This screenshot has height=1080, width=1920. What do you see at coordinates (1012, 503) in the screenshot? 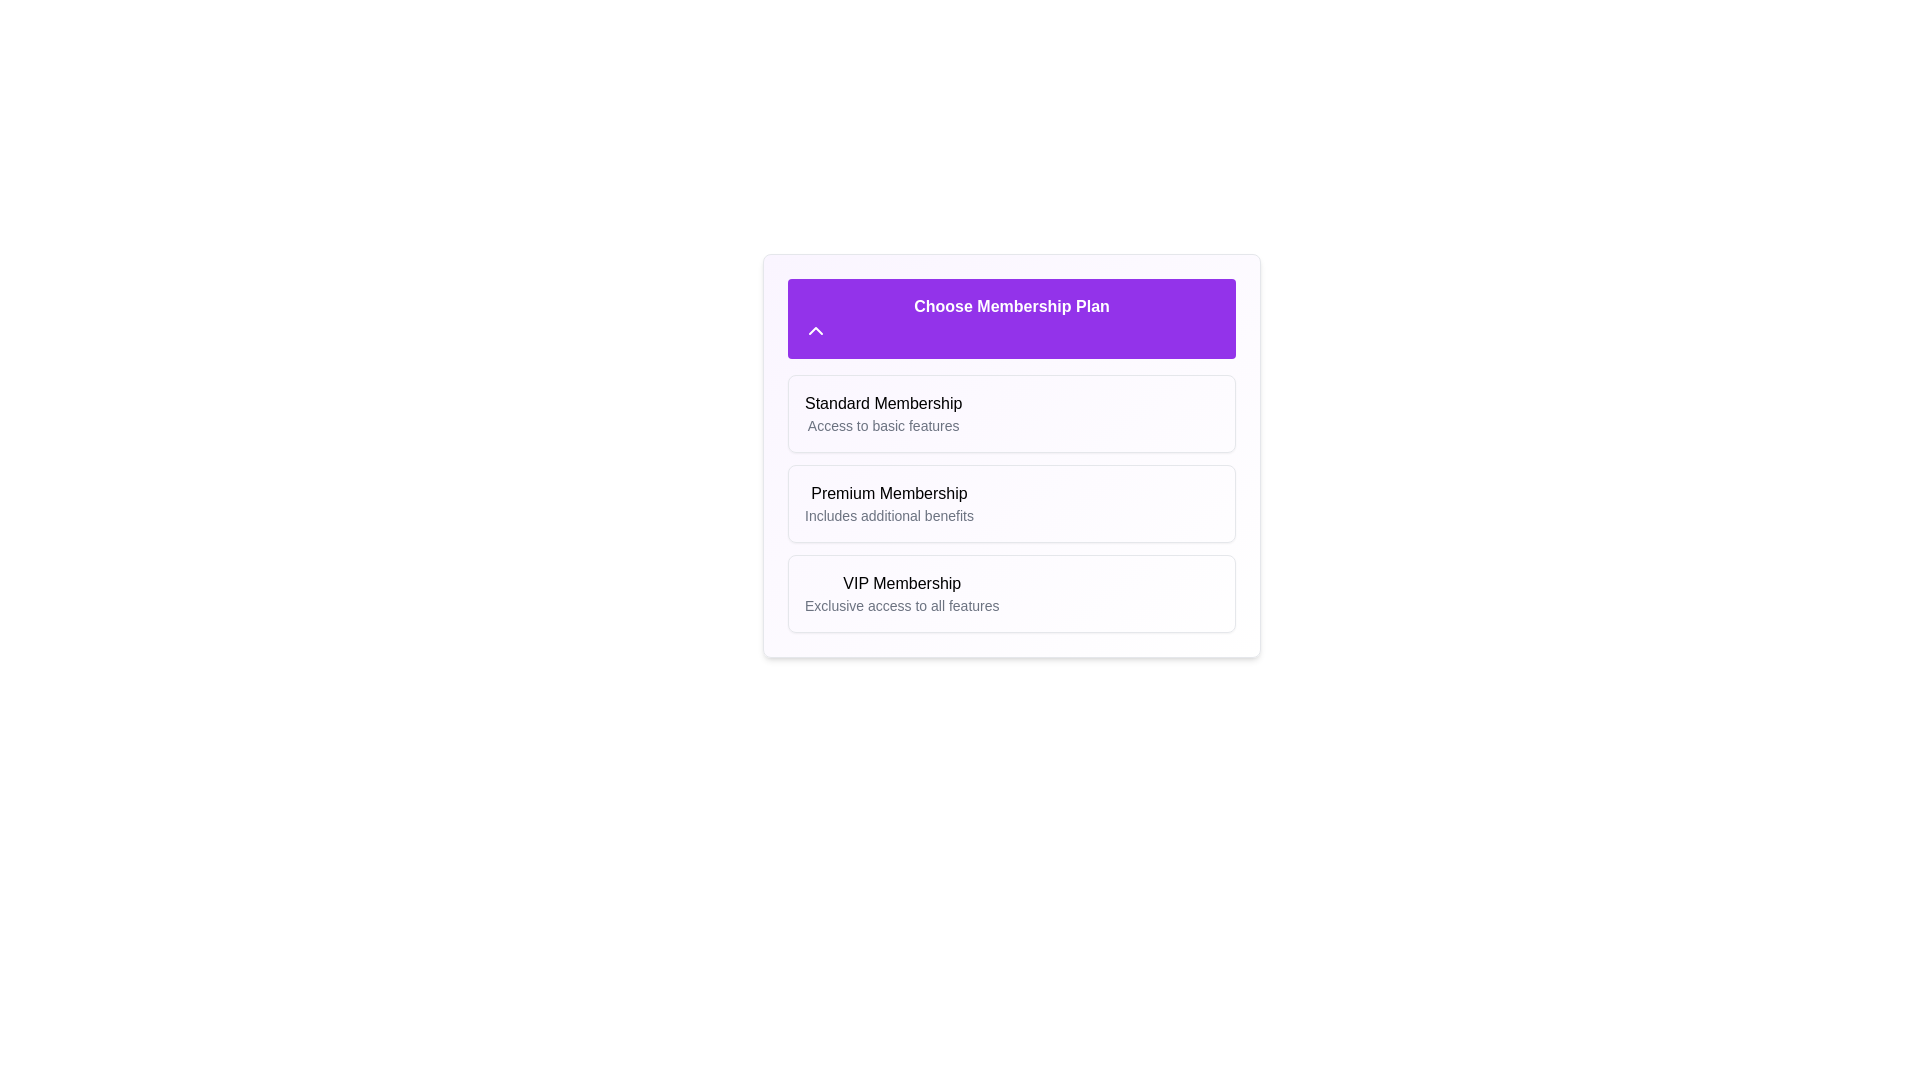
I see `the 'Premium Membership' selection card, which is the second card in the vertical list under the 'Choose Membership Plan' section` at bounding box center [1012, 503].